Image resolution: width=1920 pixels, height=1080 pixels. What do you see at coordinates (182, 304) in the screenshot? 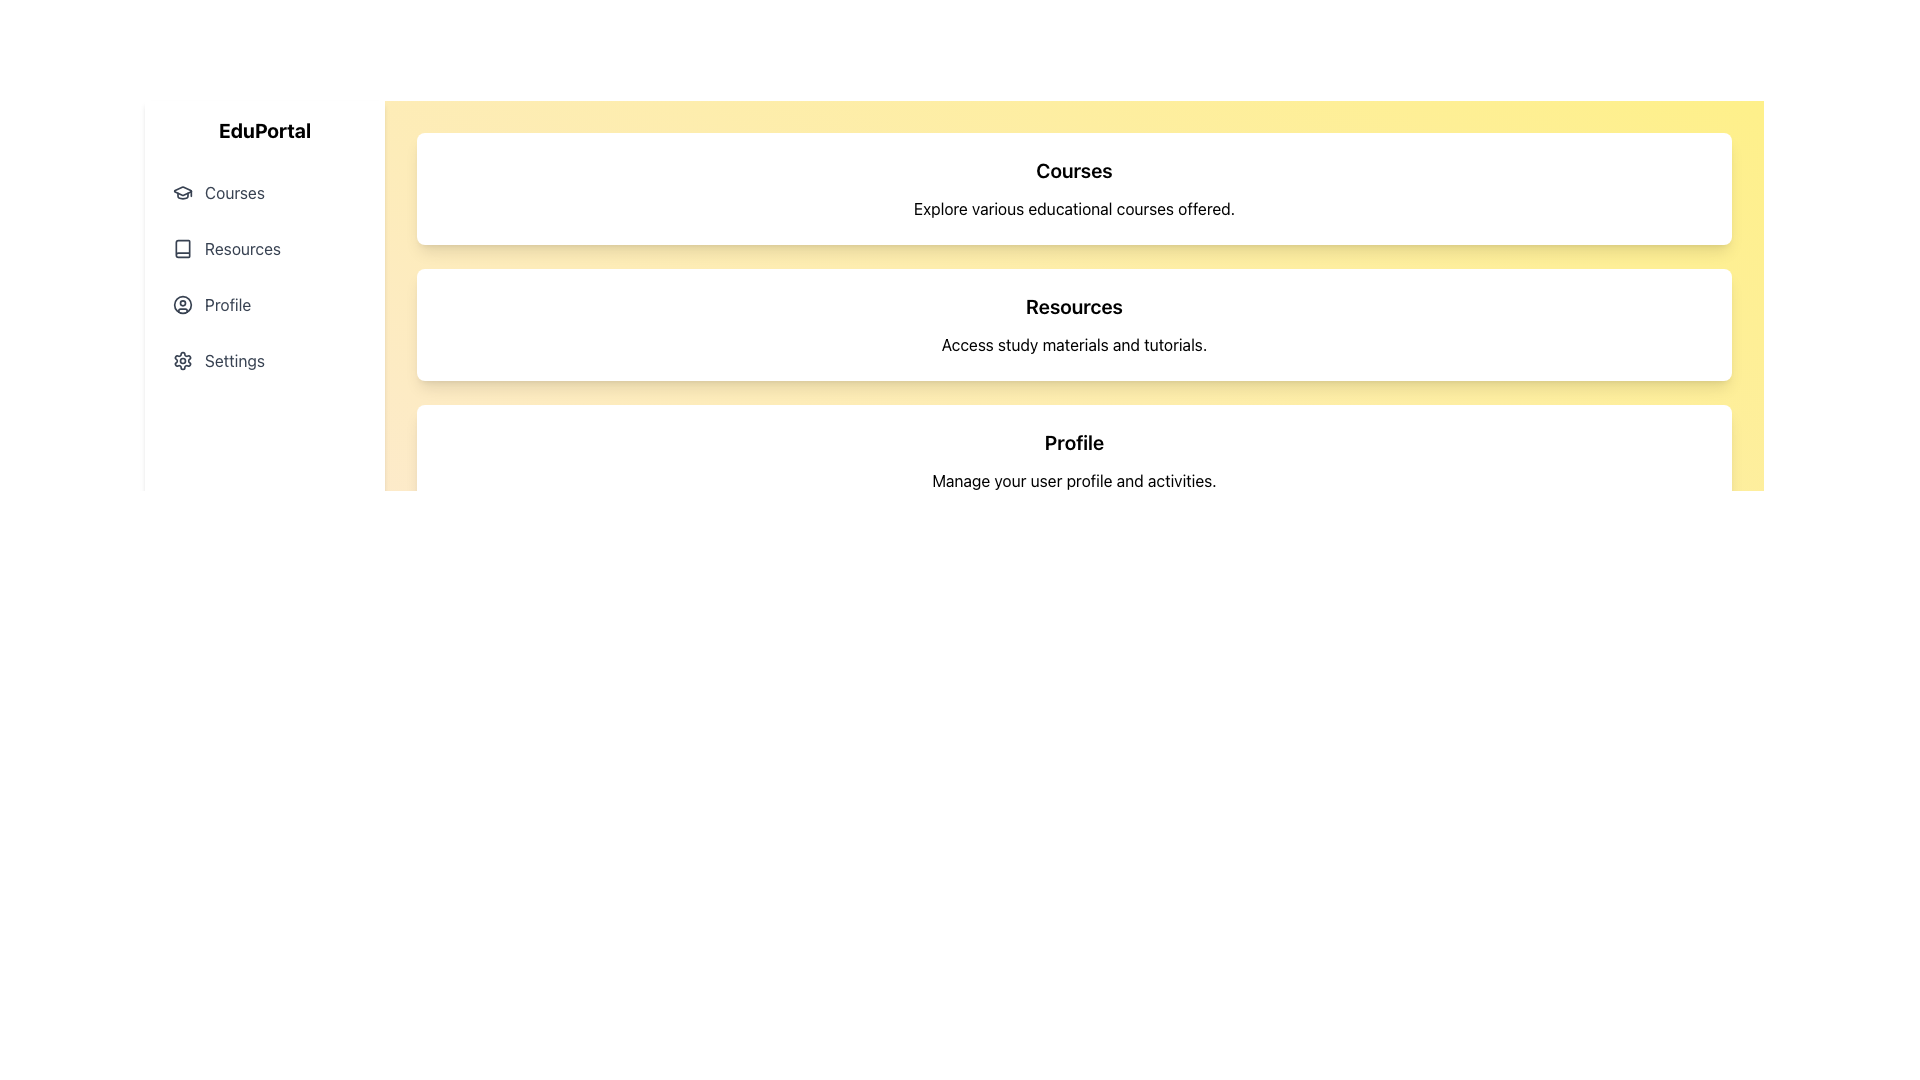
I see `the 'Profile' icon in the left sidebar navigation panel, which is the third icon from the top, to assist in identifying the menu option for managing profile settings` at bounding box center [182, 304].